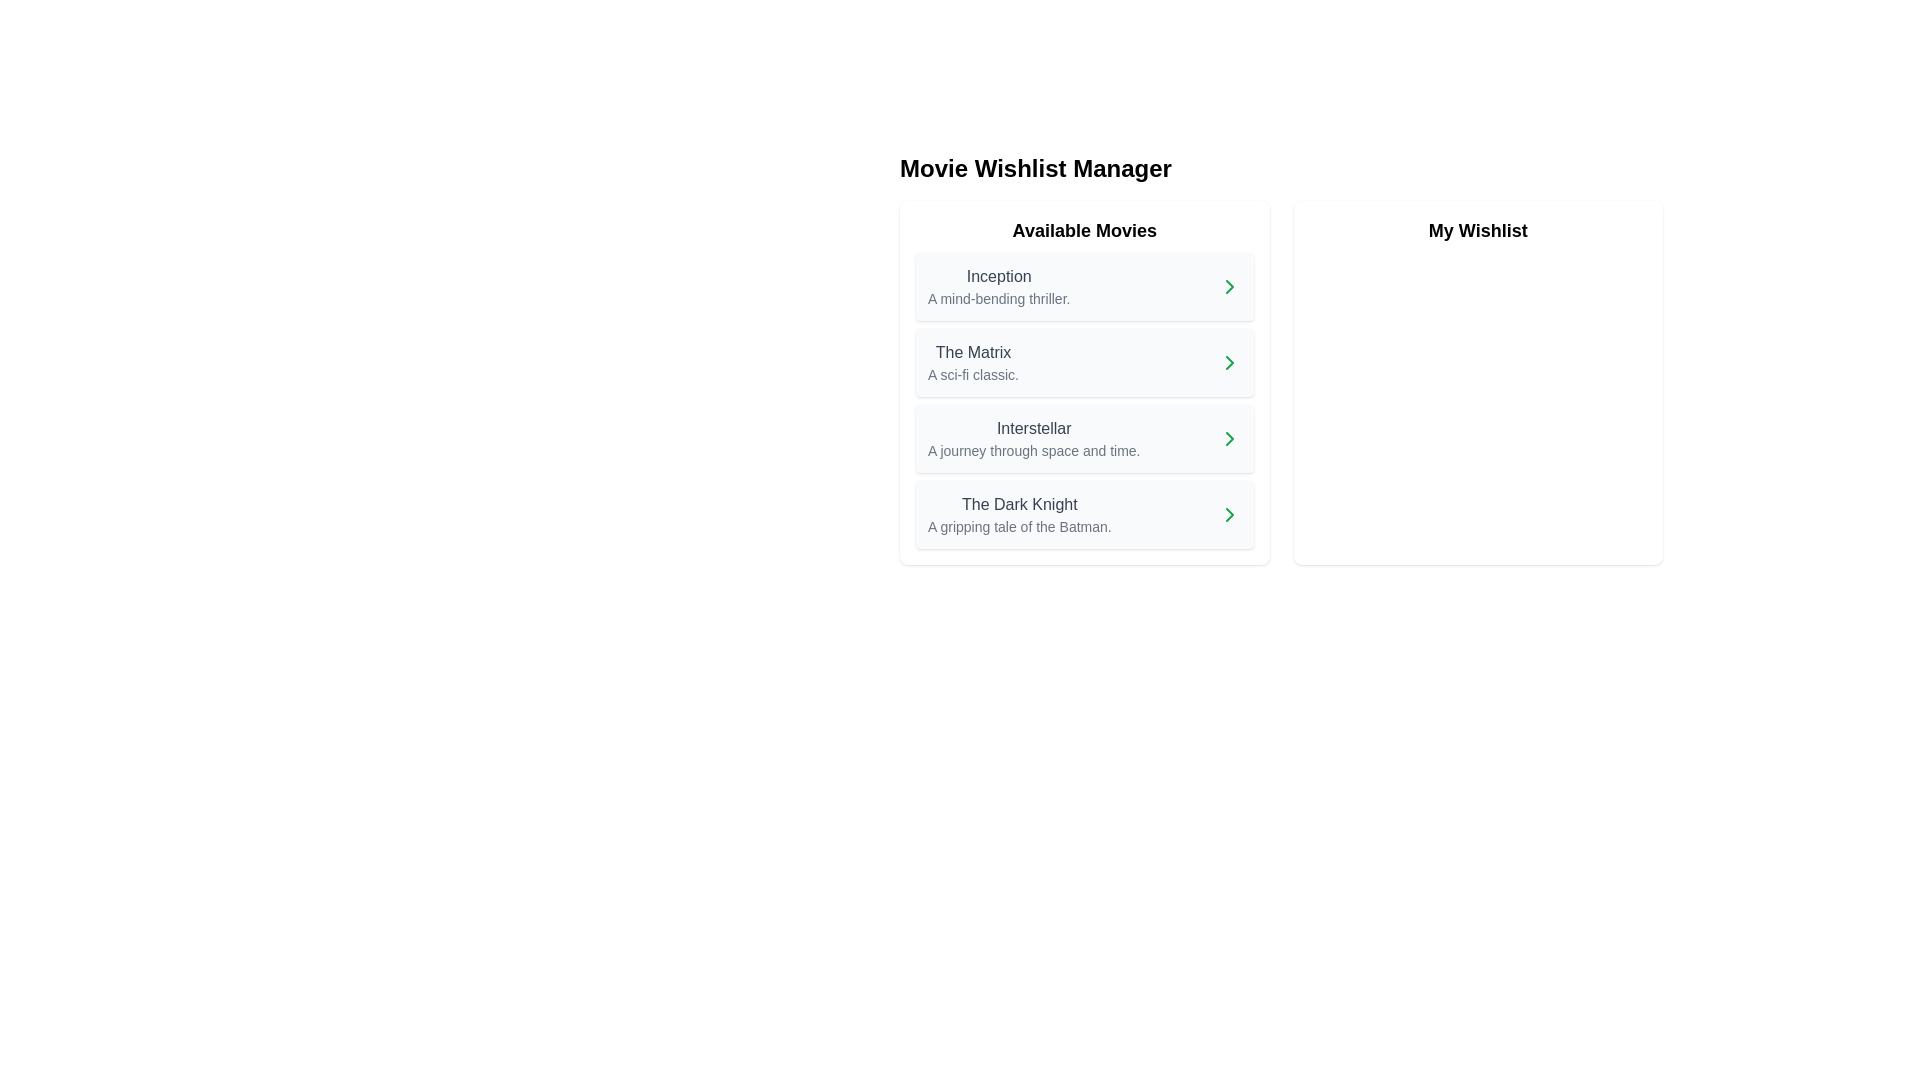  I want to click on the green right-facing SVG arrow icon associated with 'The Matrix', so click(1228, 362).